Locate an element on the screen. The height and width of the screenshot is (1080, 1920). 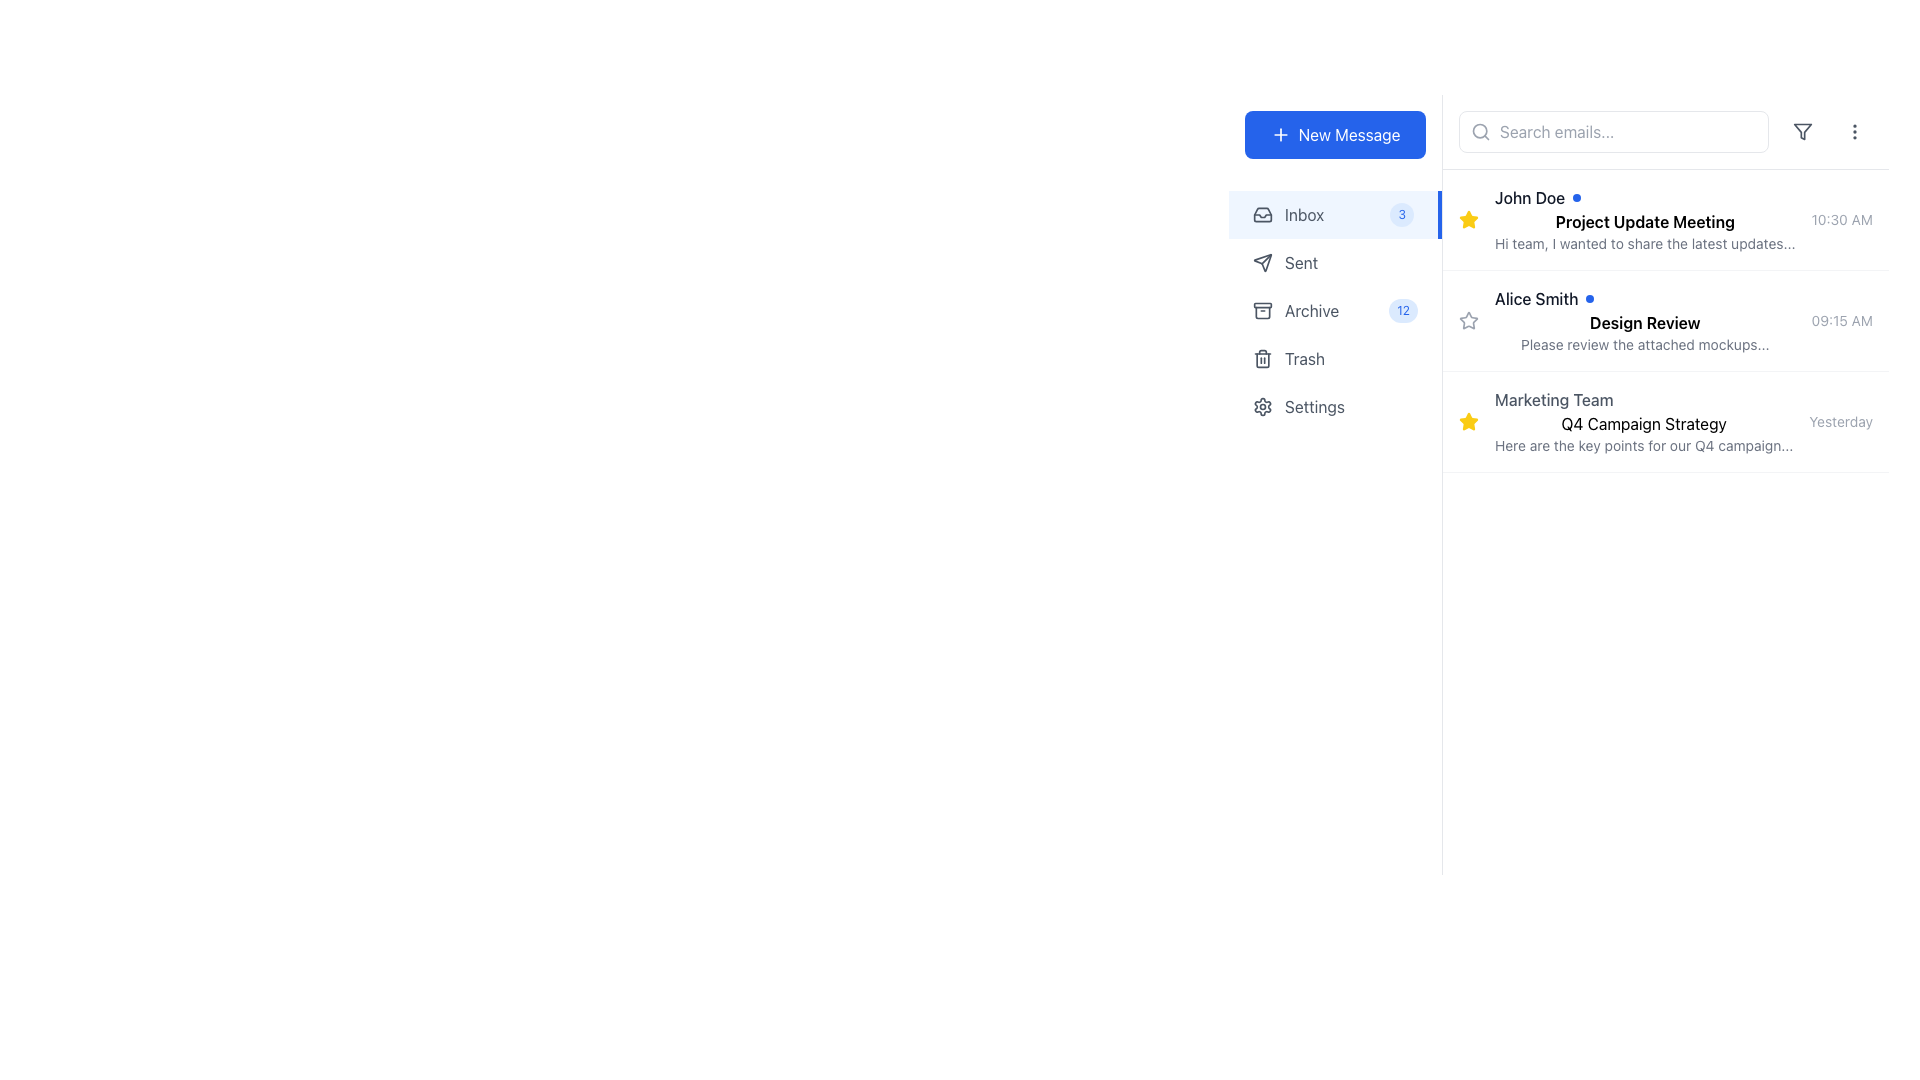
the sender's name label in the email list, which is located below 'John Doe' and above 'Marketing Team', in the center-right section of the interface is located at coordinates (1535, 299).